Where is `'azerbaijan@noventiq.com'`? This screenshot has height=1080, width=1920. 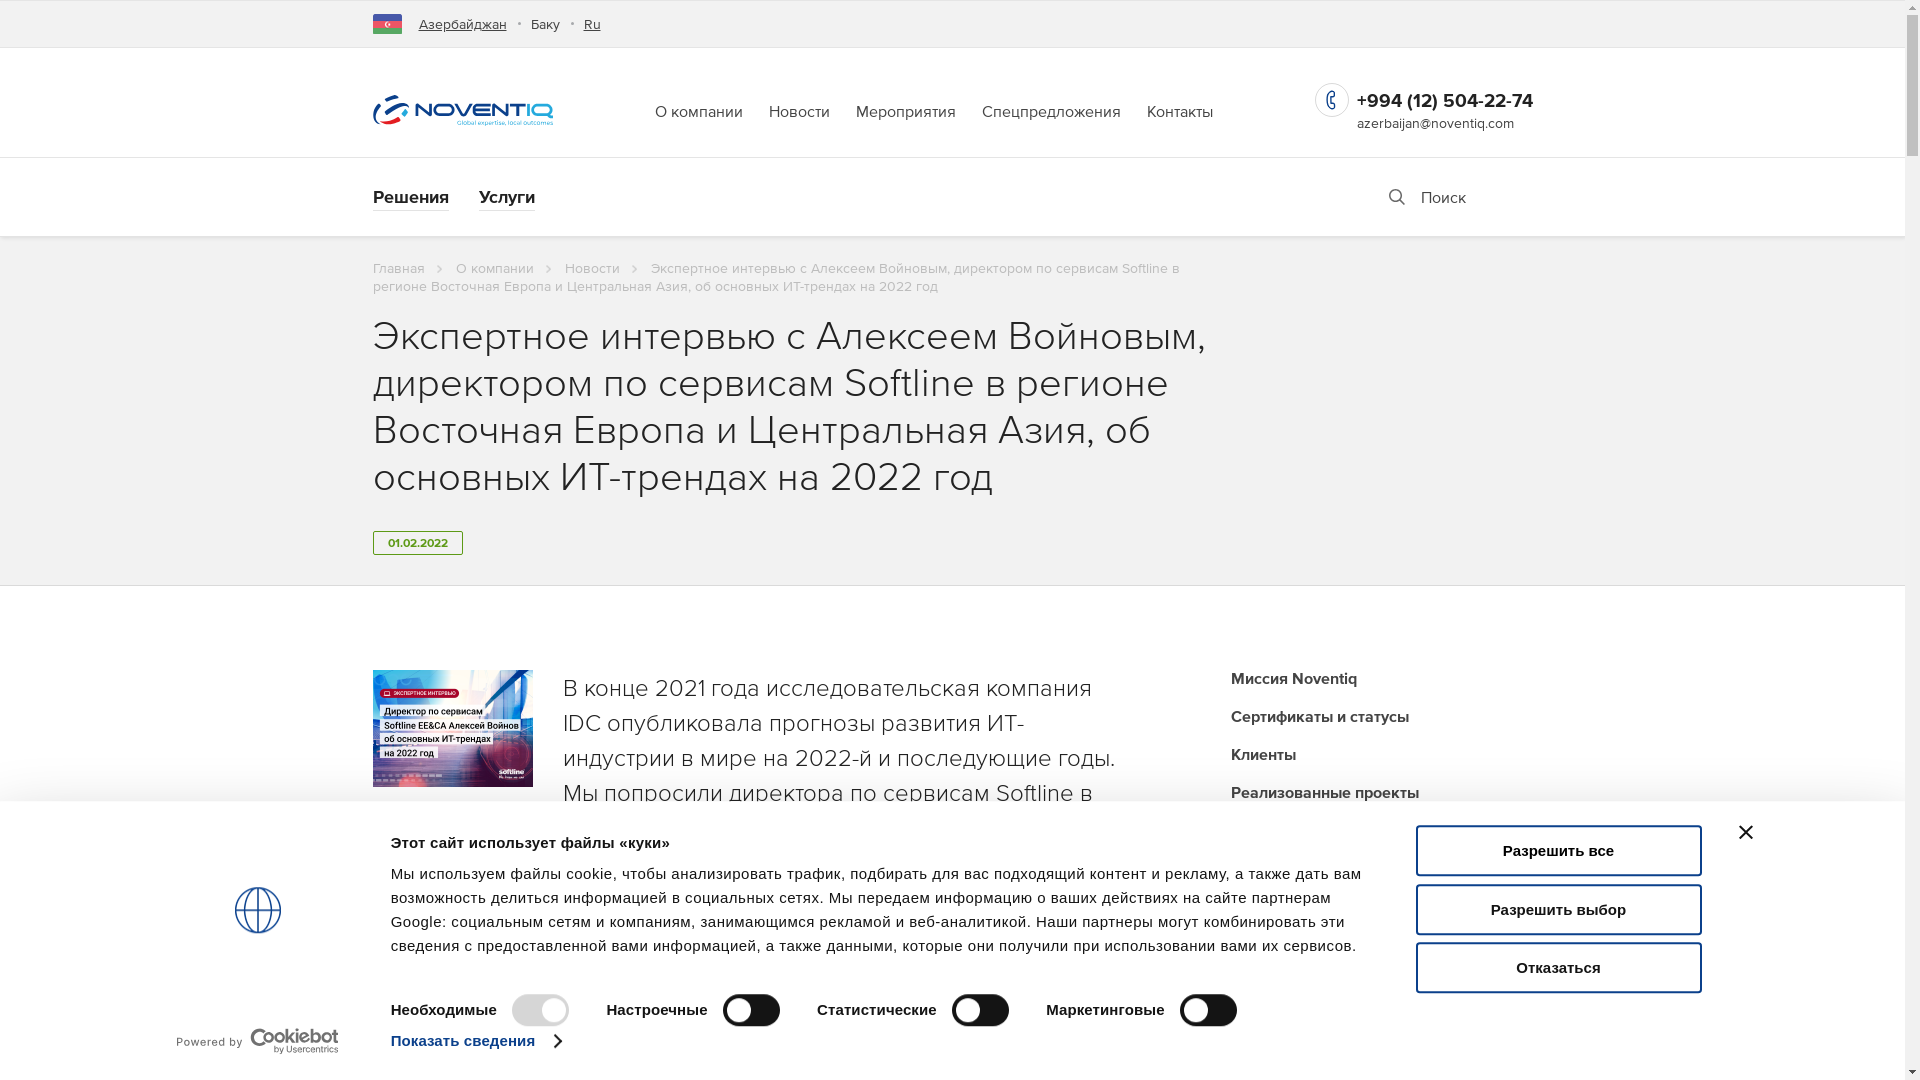
'azerbaijan@noventiq.com' is located at coordinates (1356, 123).